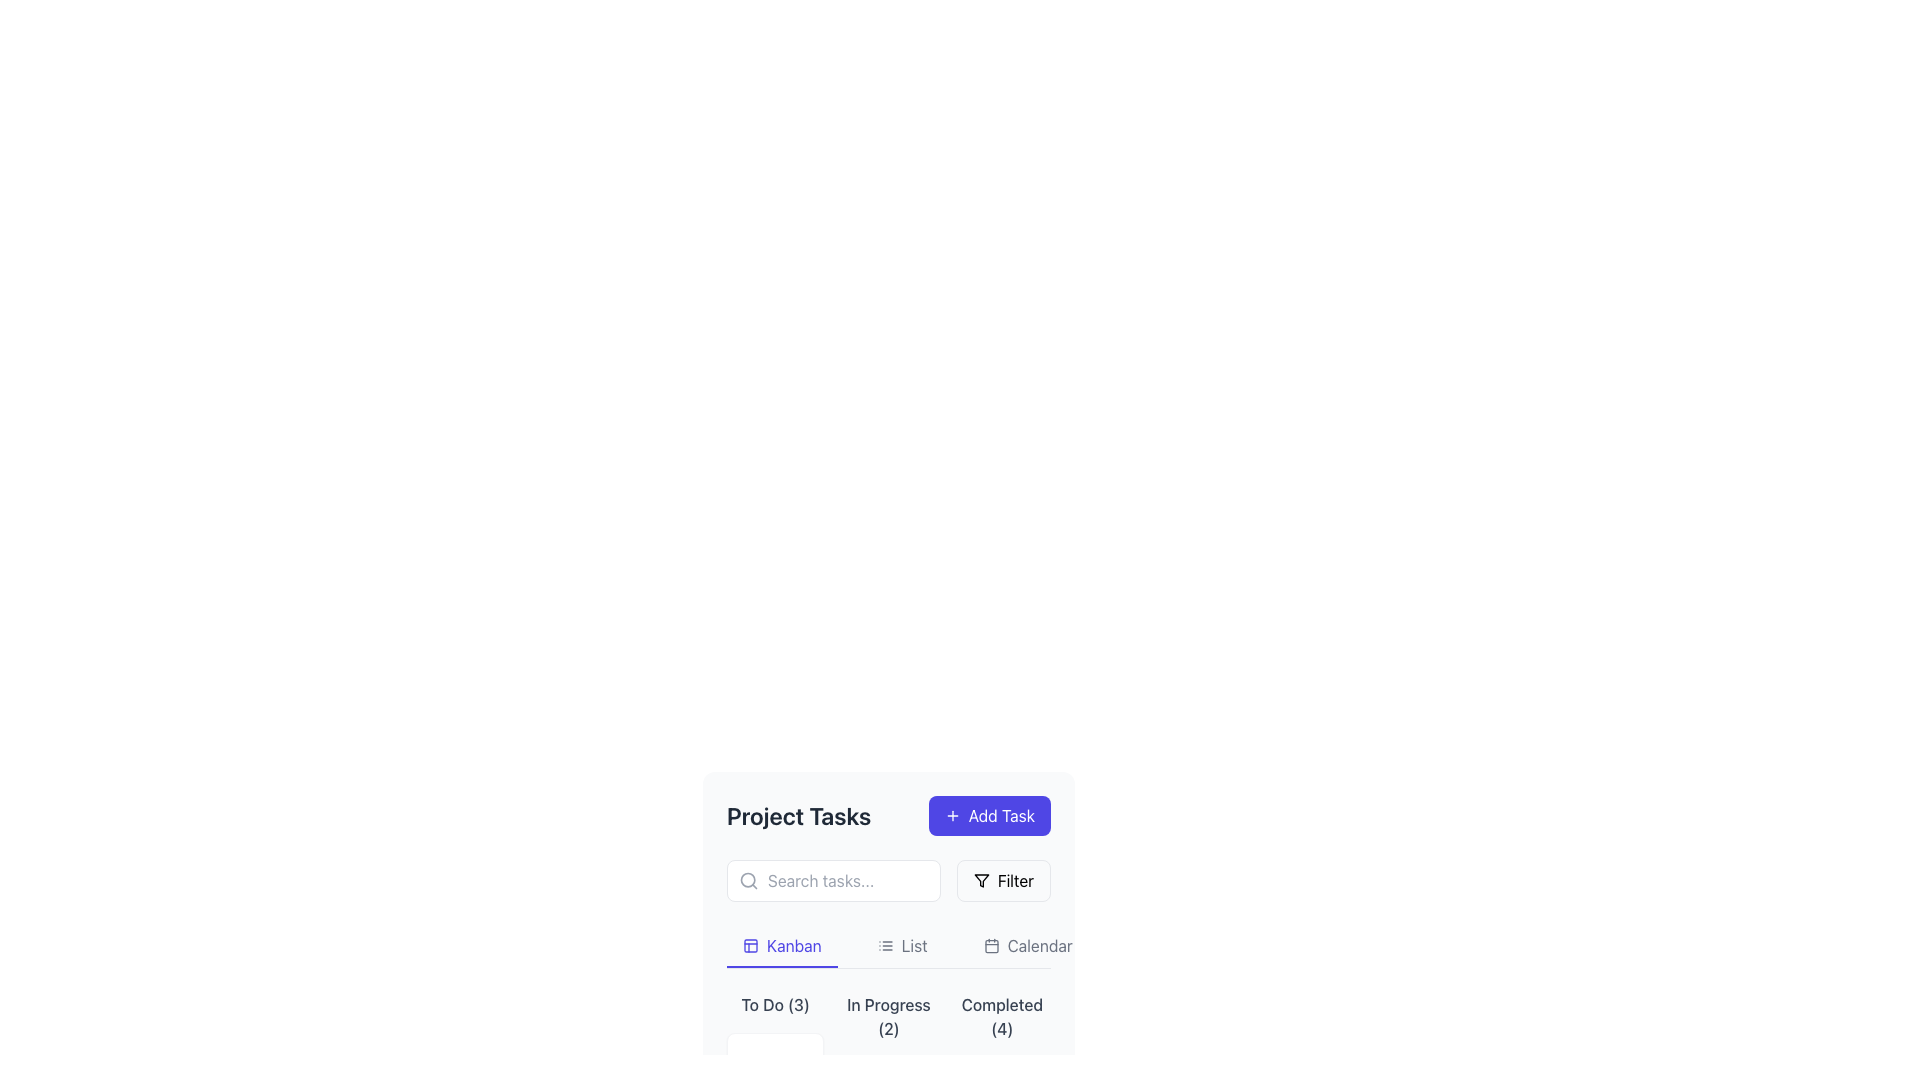 The width and height of the screenshot is (1920, 1080). What do you see at coordinates (1002, 1017) in the screenshot?
I see `the text label displaying 'Completed (4)' which is styled with a medium font weight and gray color, located in the lower right portion of the interface within the task statuses section` at bounding box center [1002, 1017].